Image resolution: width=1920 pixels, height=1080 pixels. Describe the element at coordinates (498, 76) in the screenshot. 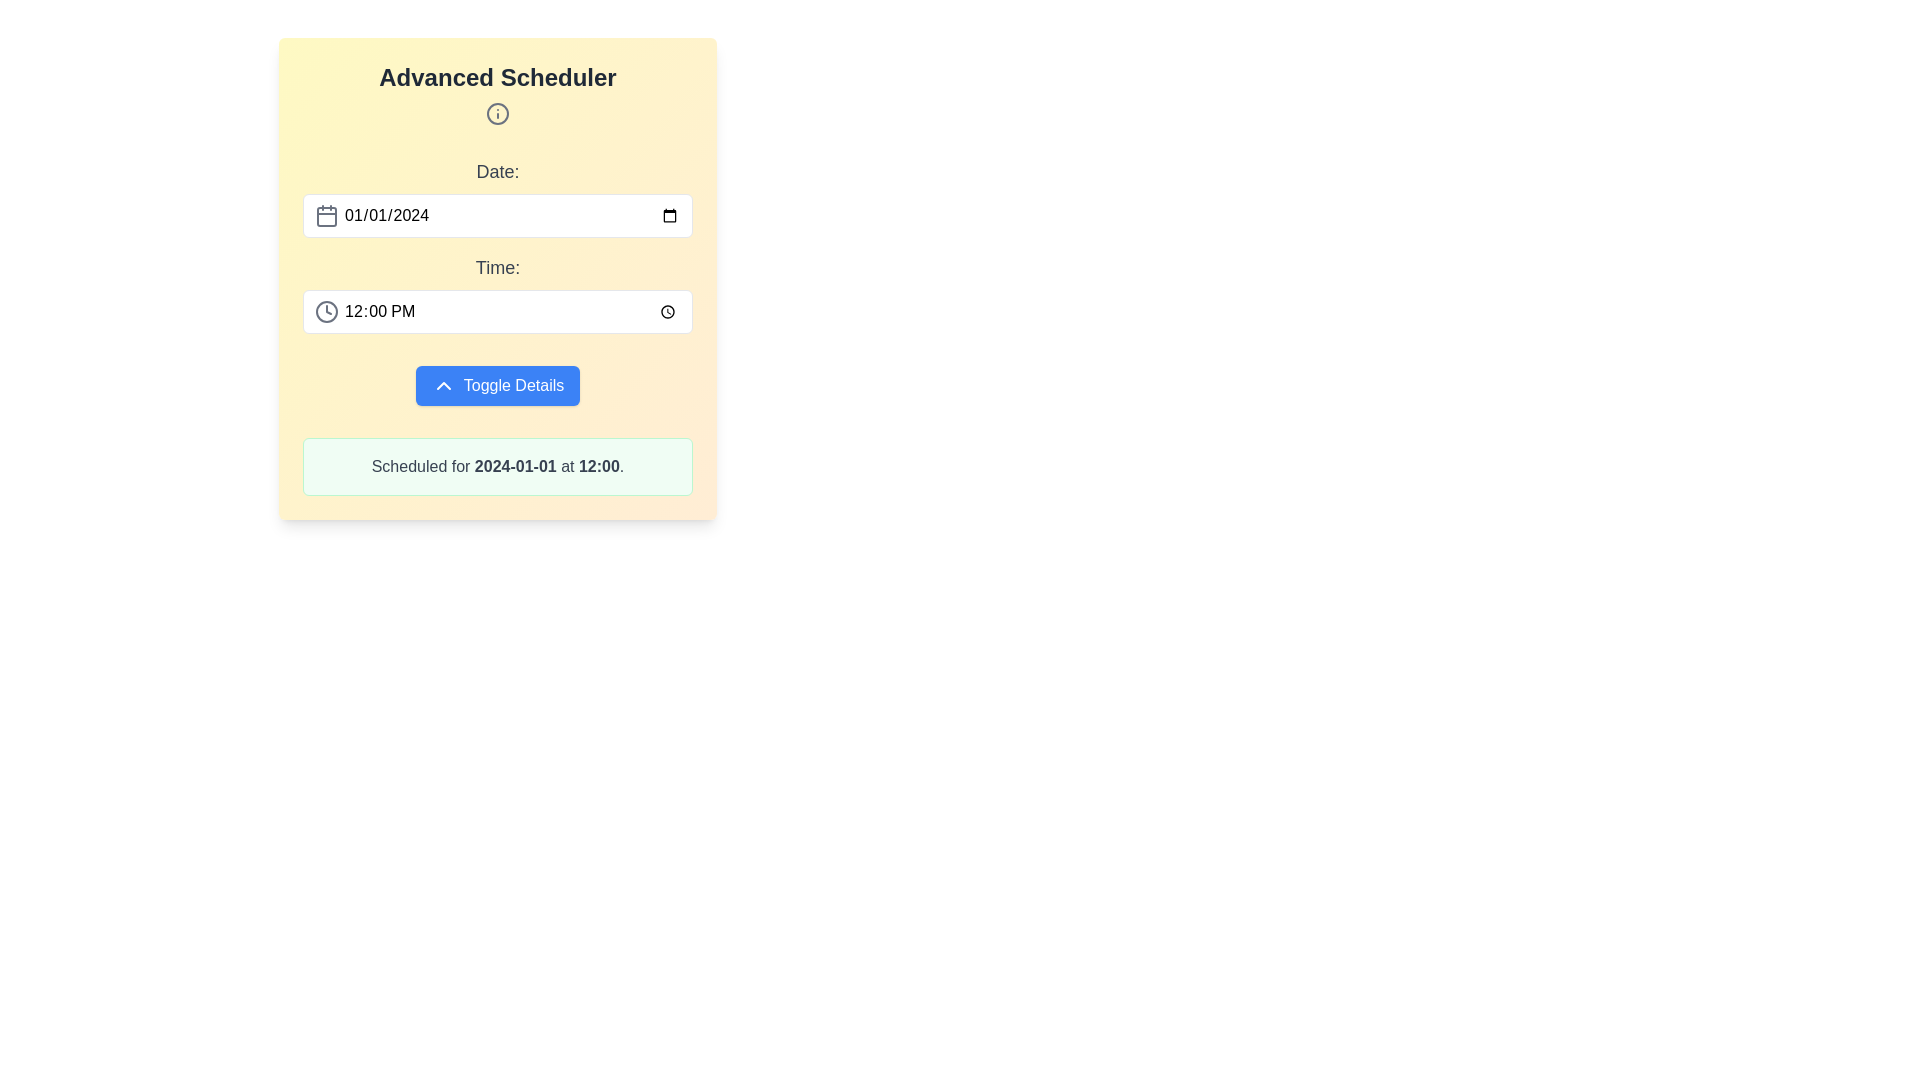

I see `text from the 'Advanced Scheduler' label located at the top of the panel` at that location.